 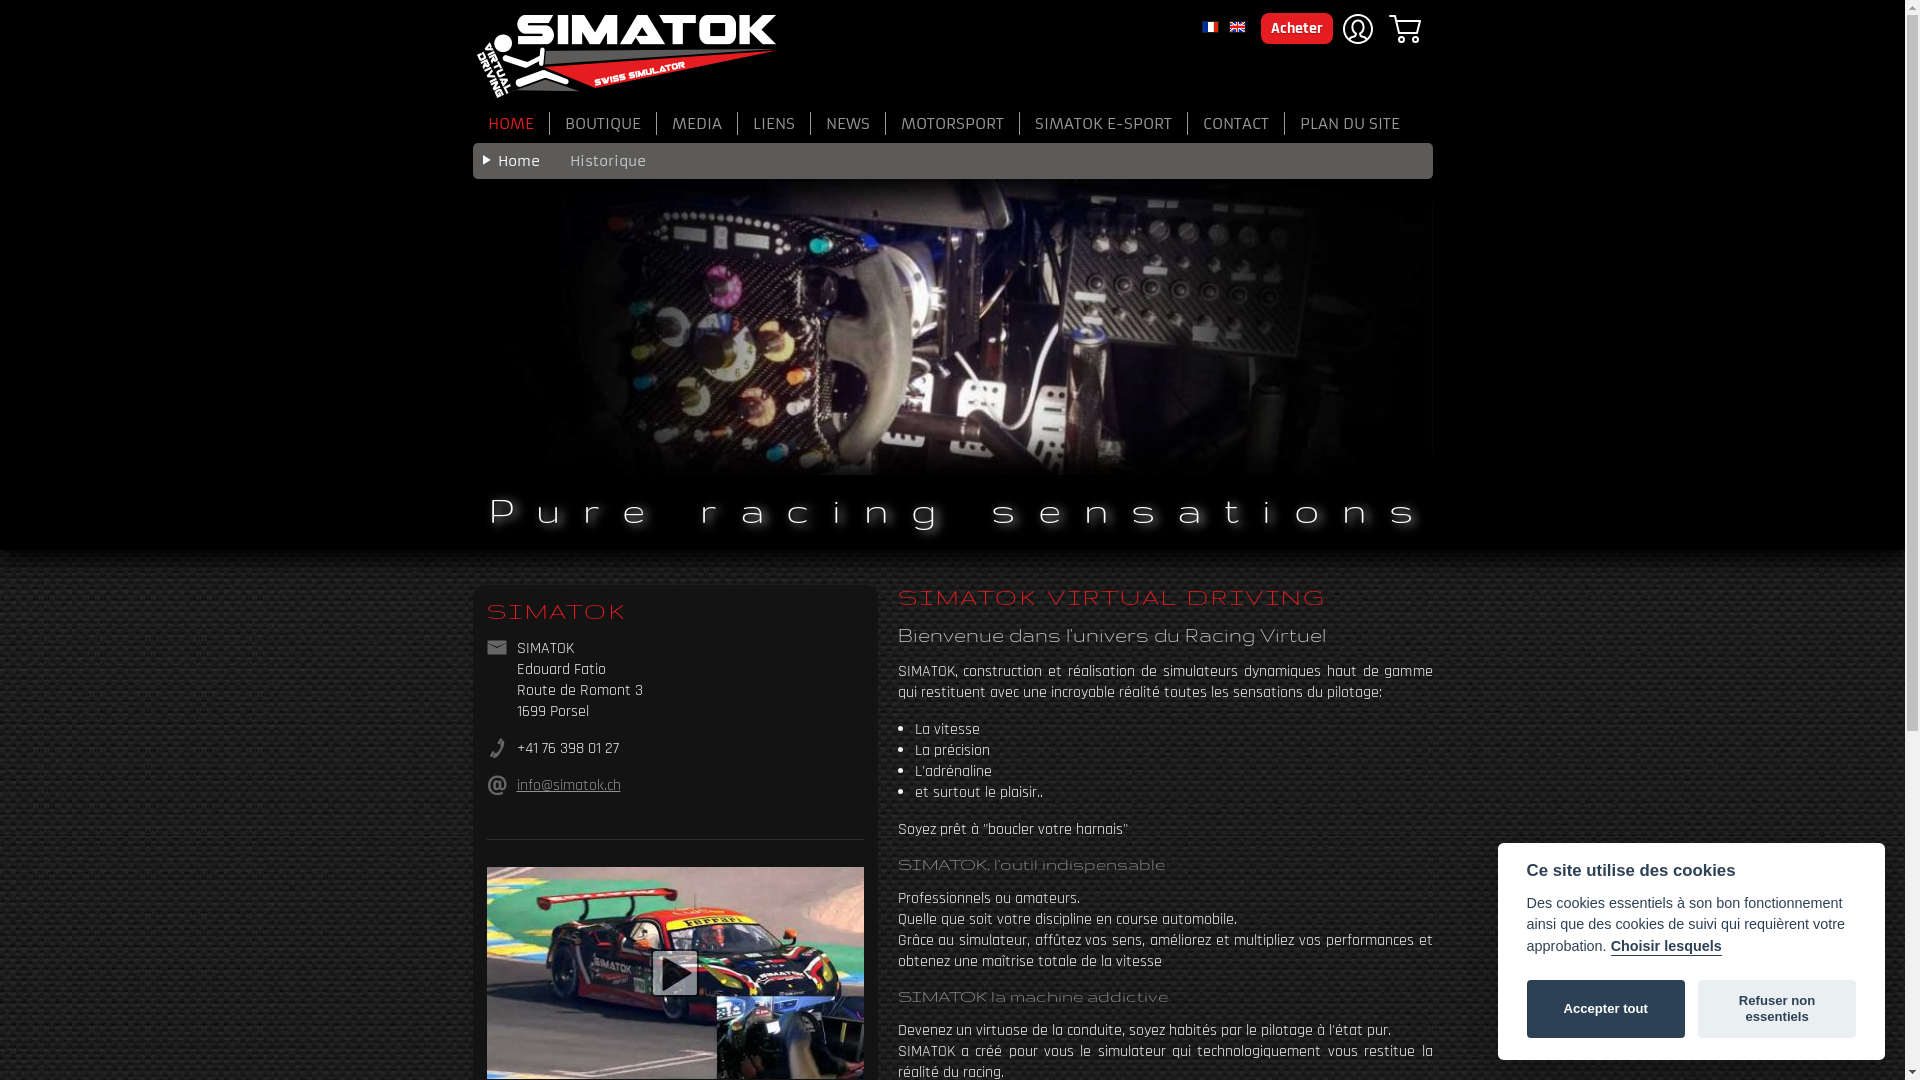 I want to click on 'PLAN DU SITE', so click(x=1341, y=123).